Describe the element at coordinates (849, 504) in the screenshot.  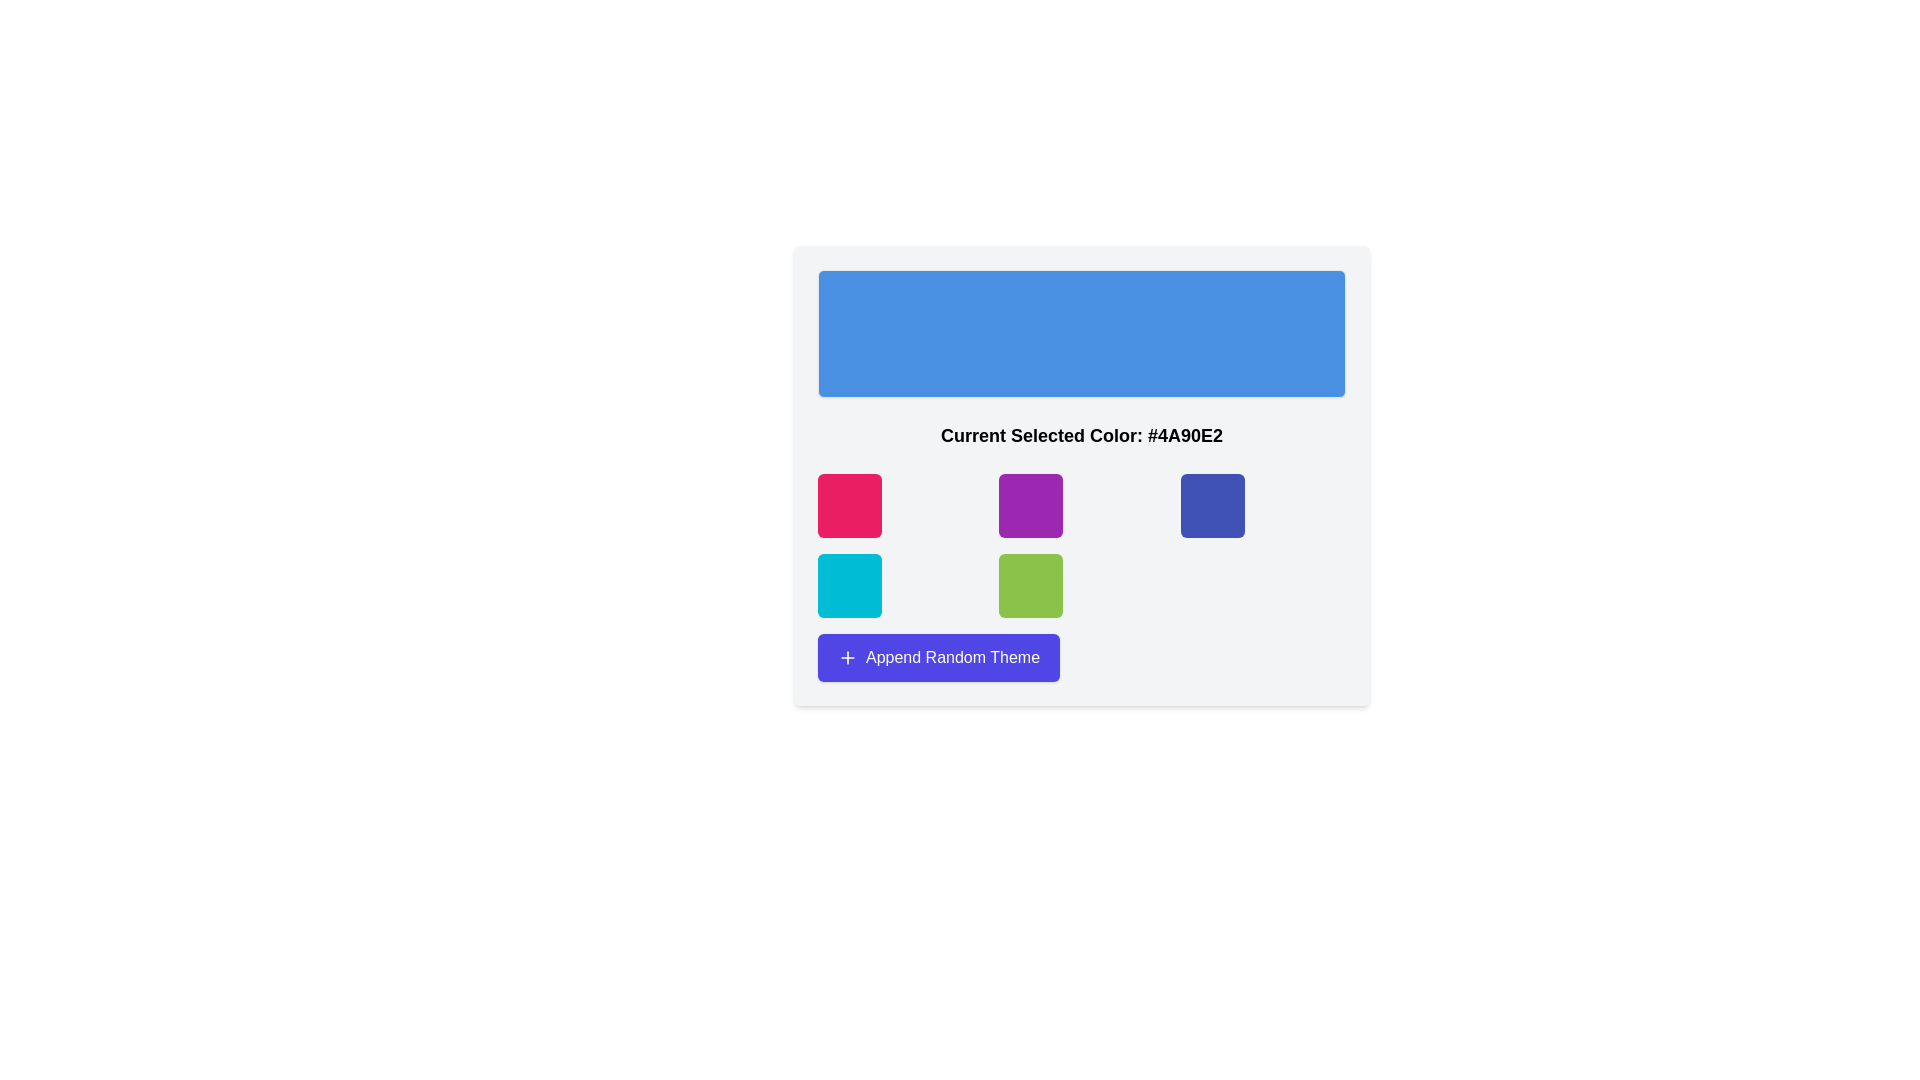
I see `the interactive square box with rounded corners and a solid pink background` at that location.